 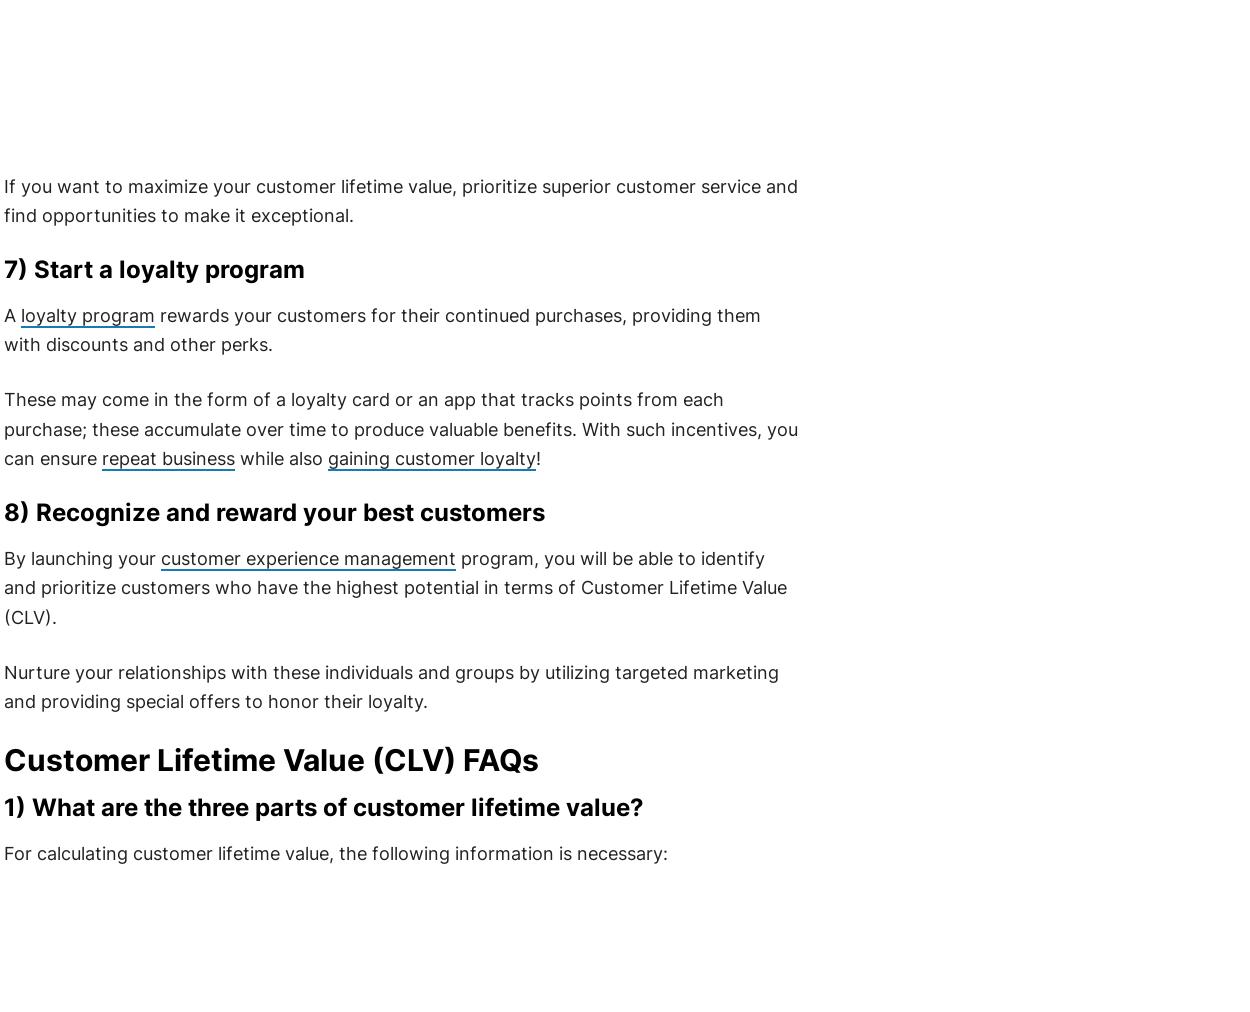 I want to click on 'gaining customer loyalty', so click(x=431, y=457).